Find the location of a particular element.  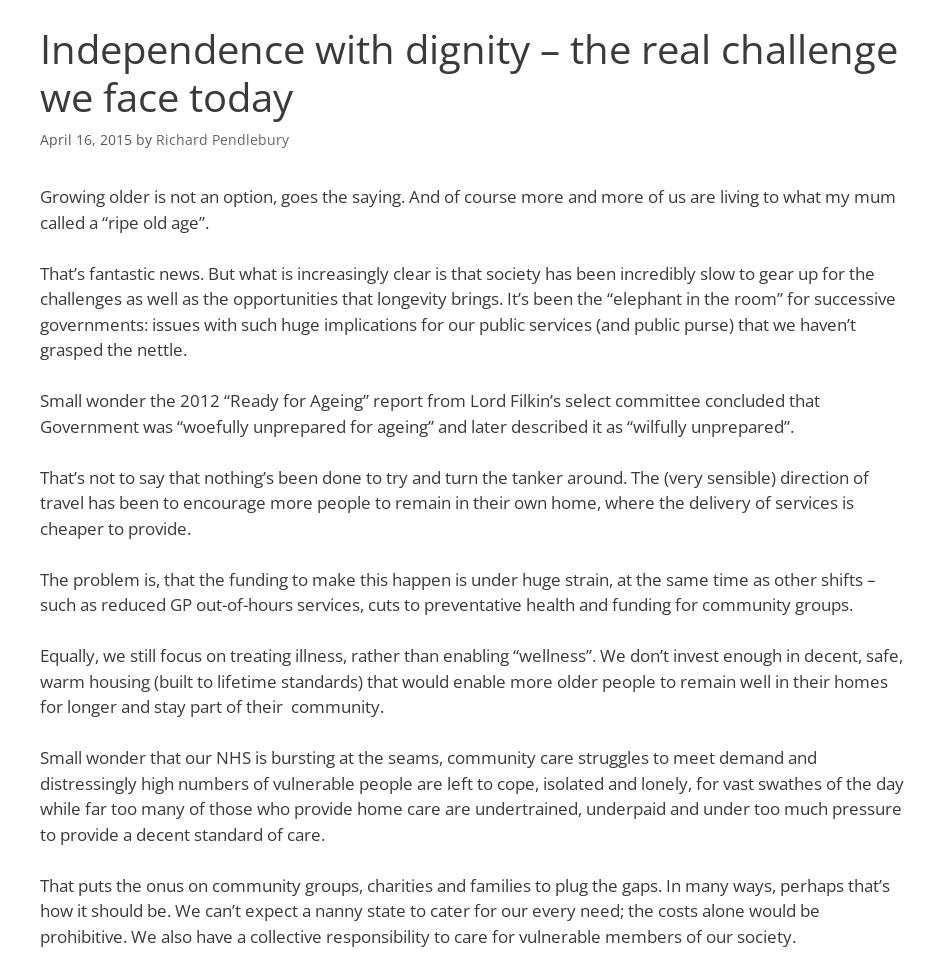

'That’s fantastic news. But what is increasingly clear is that society has been incredibly slow to gear up for the challenges as well as the opportunities that longevity brings. It’s been the “elephant in the room” for successive governments: issues with such huge implications for our public services (and public purse) that we haven’t grasped the nettle.' is located at coordinates (466, 311).